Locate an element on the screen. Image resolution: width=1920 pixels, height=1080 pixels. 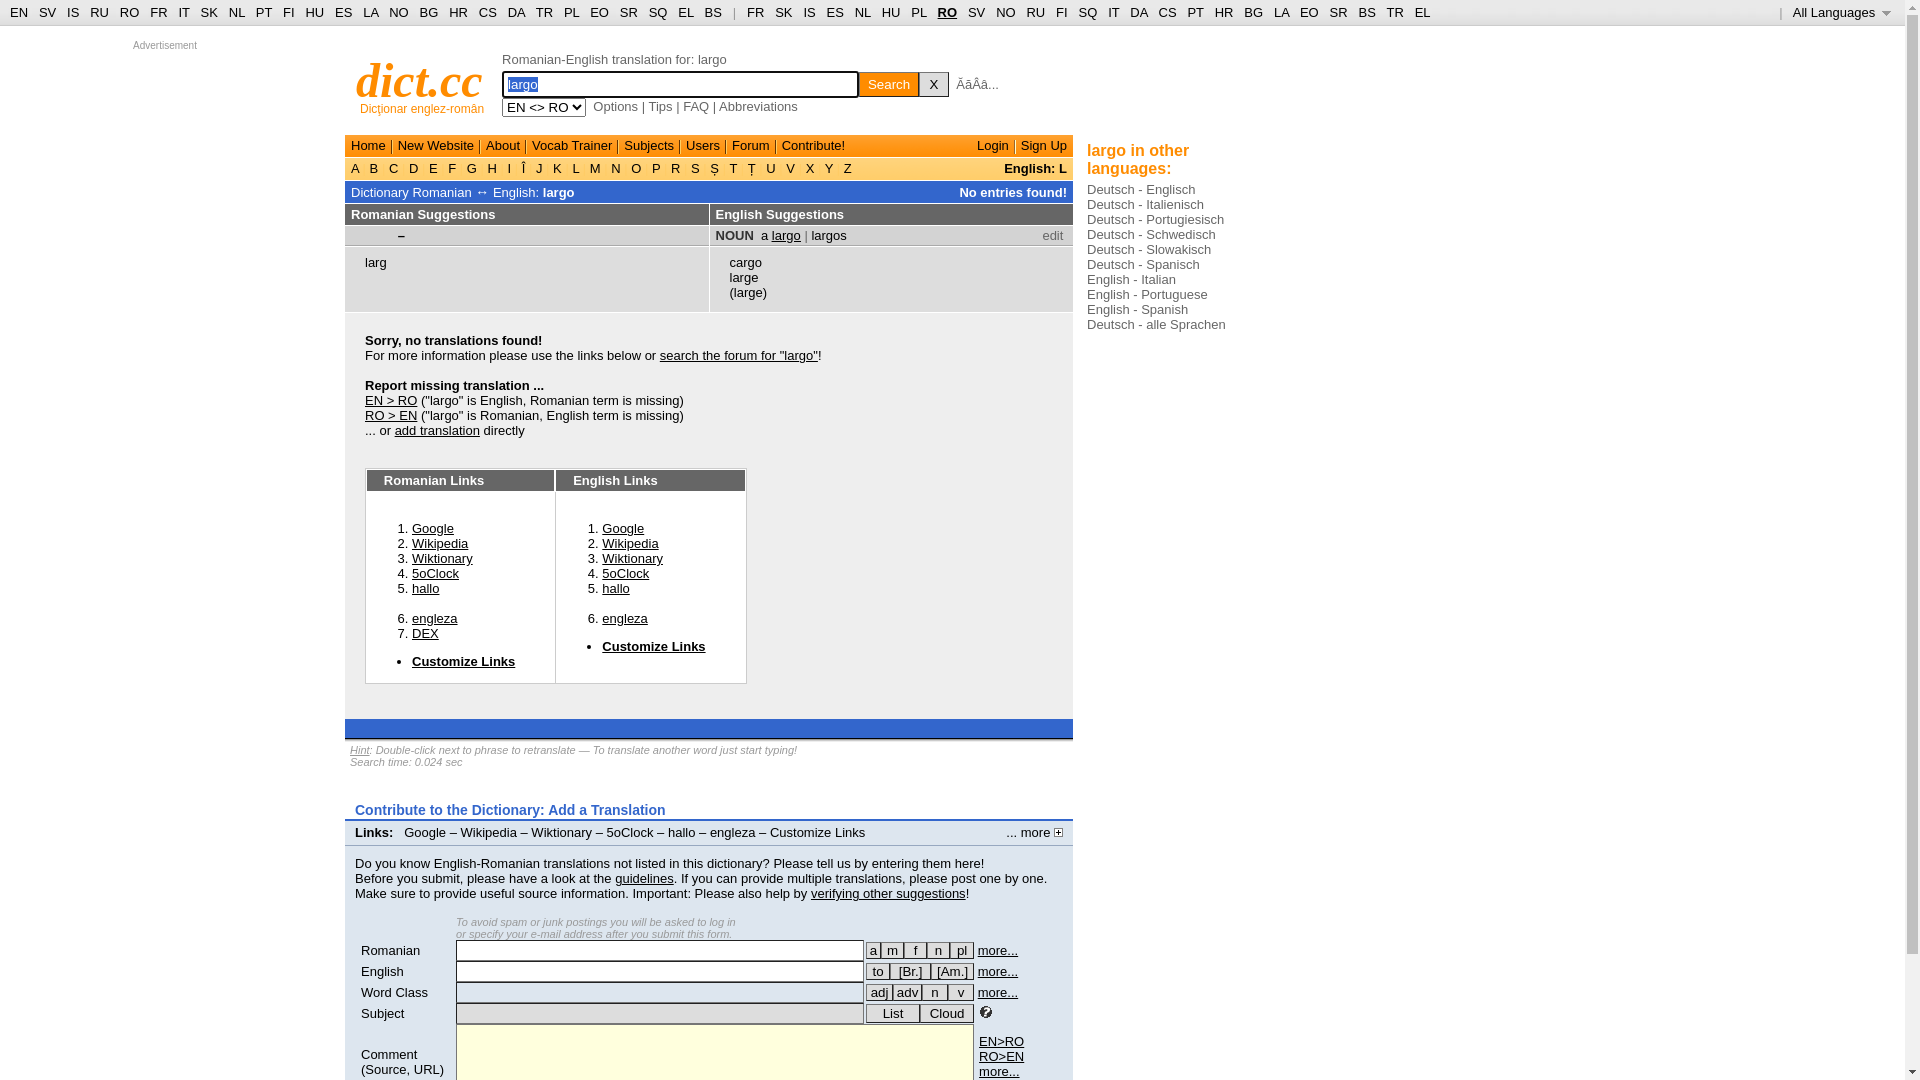
'verifying other suggestions' is located at coordinates (887, 892).